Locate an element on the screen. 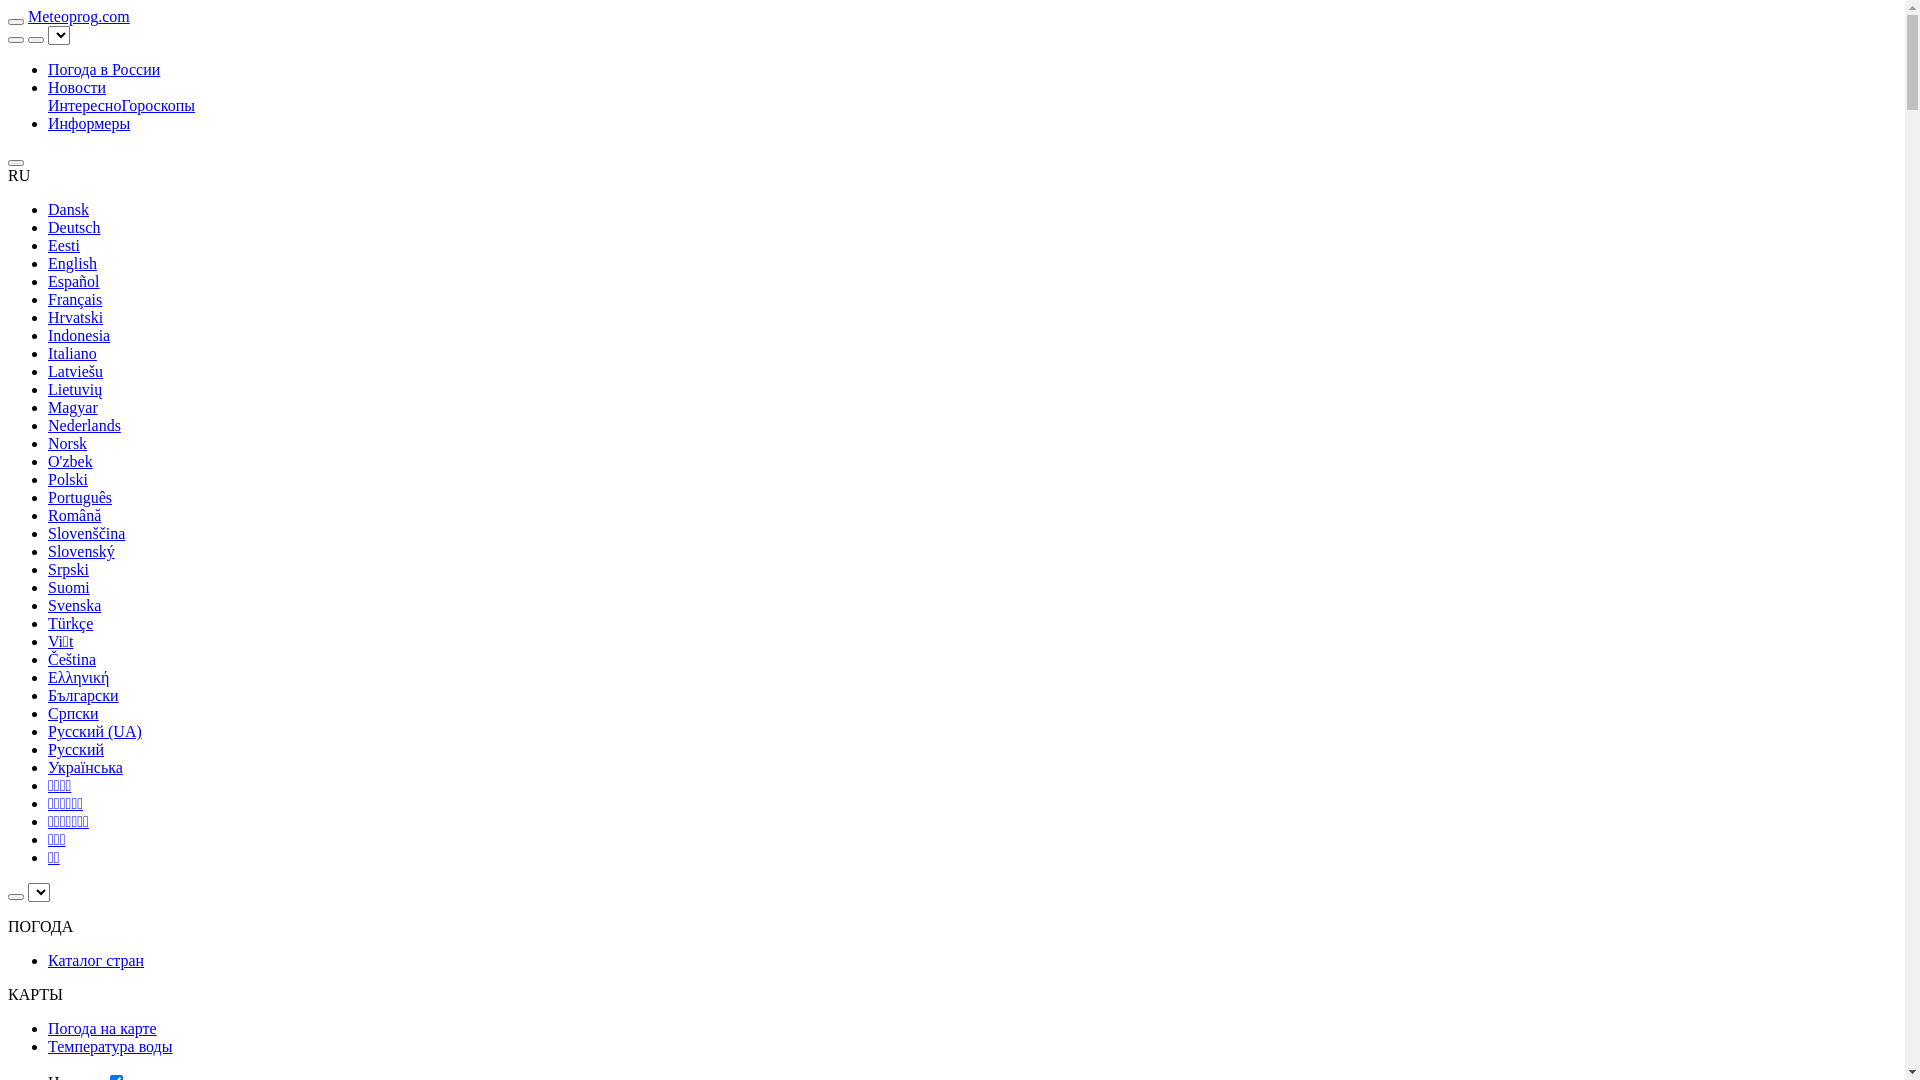 The image size is (1920, 1080). 'Italiano' is located at coordinates (72, 352).